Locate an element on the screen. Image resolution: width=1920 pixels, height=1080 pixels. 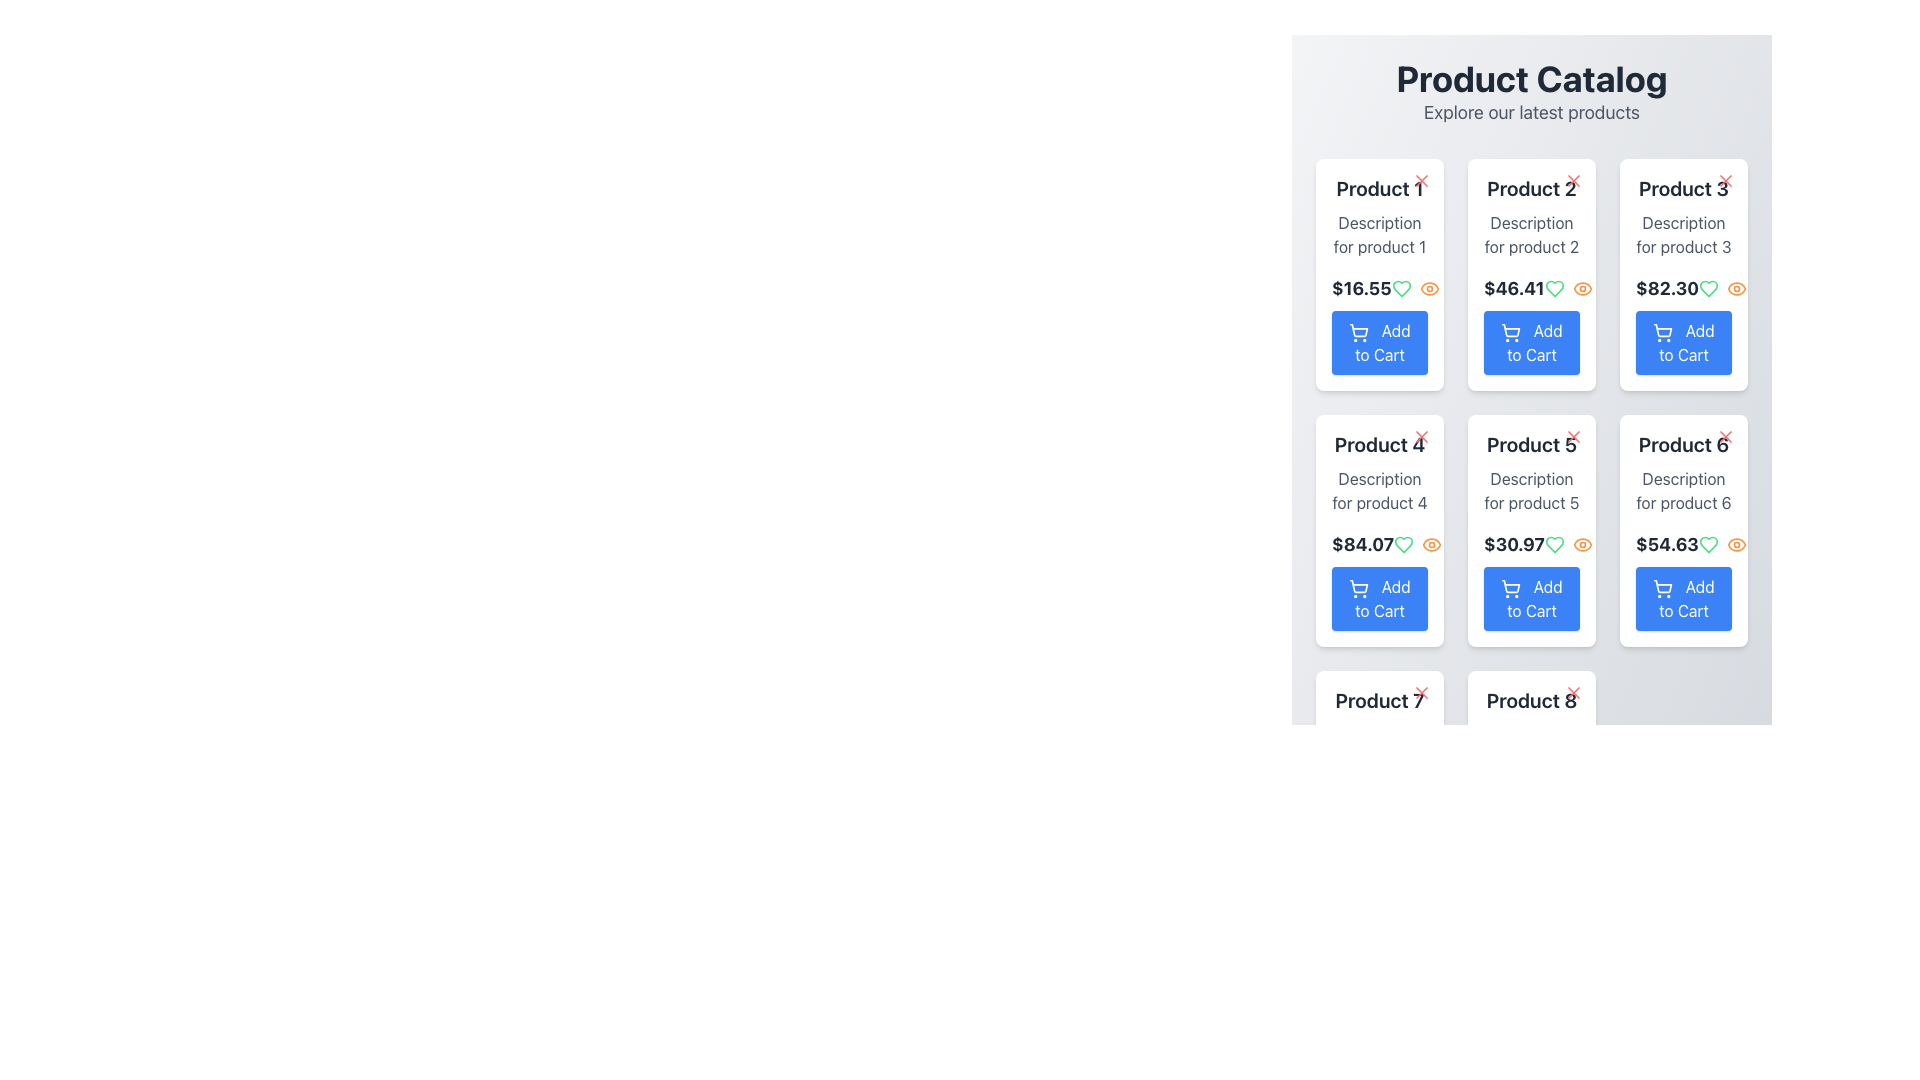
the Text label displaying the title or identifier of 'Product 5' in the second row and second column of the 'Product Catalog' grid layout is located at coordinates (1530, 443).